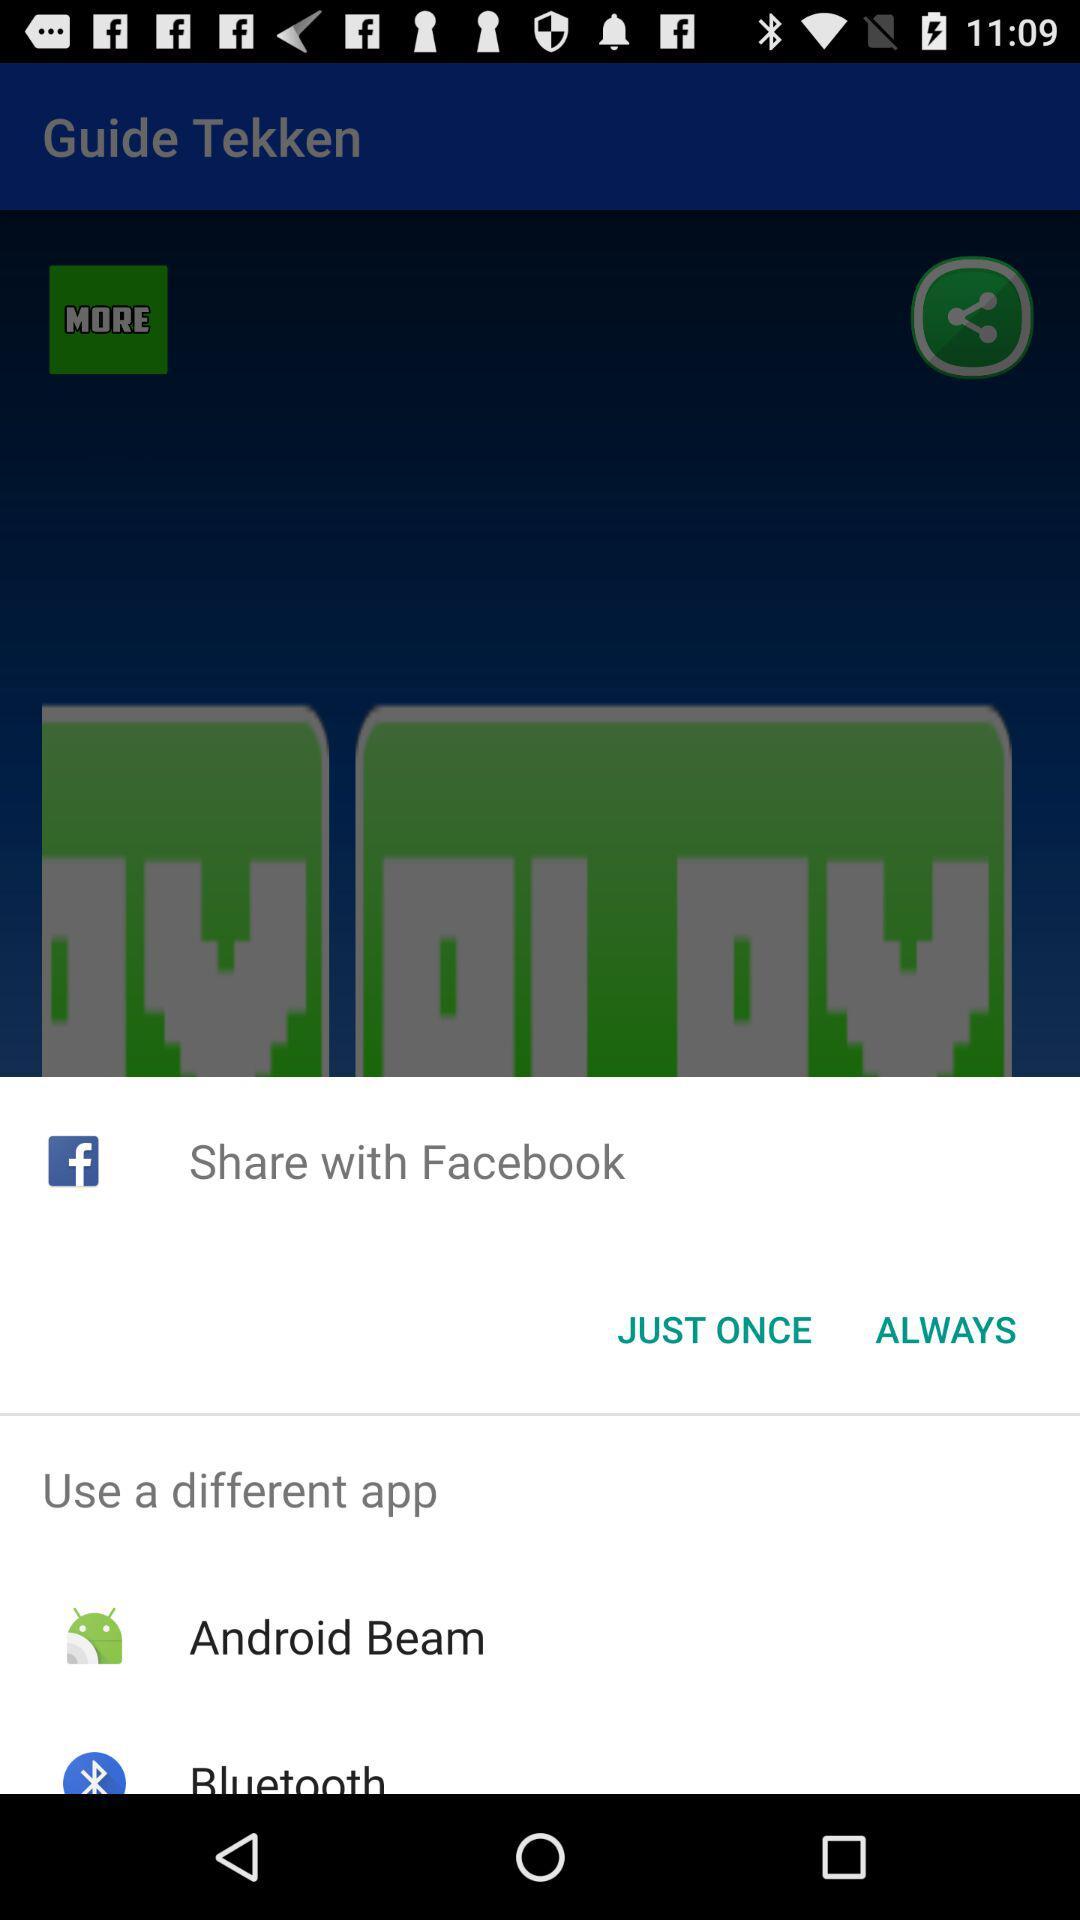  Describe the element at coordinates (945, 1329) in the screenshot. I see `the item below the share with facebook` at that location.